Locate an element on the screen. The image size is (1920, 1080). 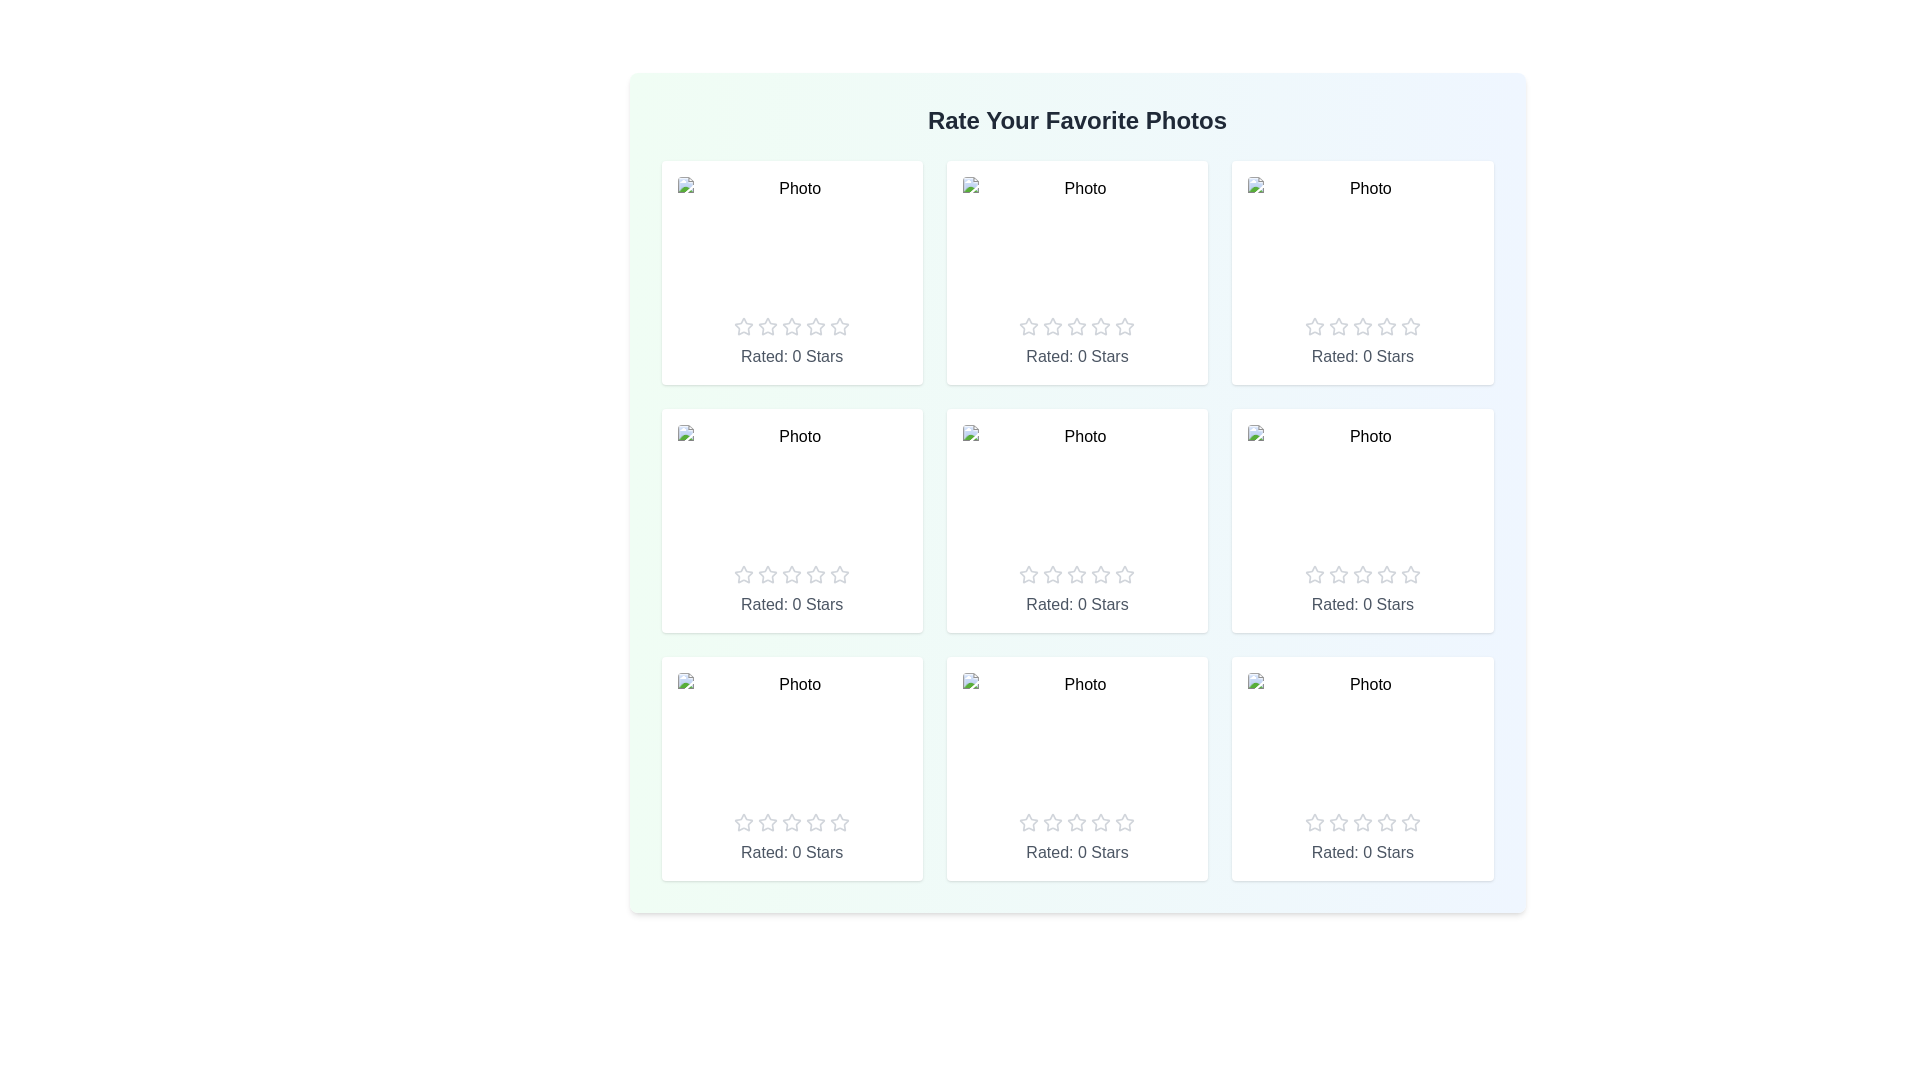
the placeholder image to view it is located at coordinates (791, 239).